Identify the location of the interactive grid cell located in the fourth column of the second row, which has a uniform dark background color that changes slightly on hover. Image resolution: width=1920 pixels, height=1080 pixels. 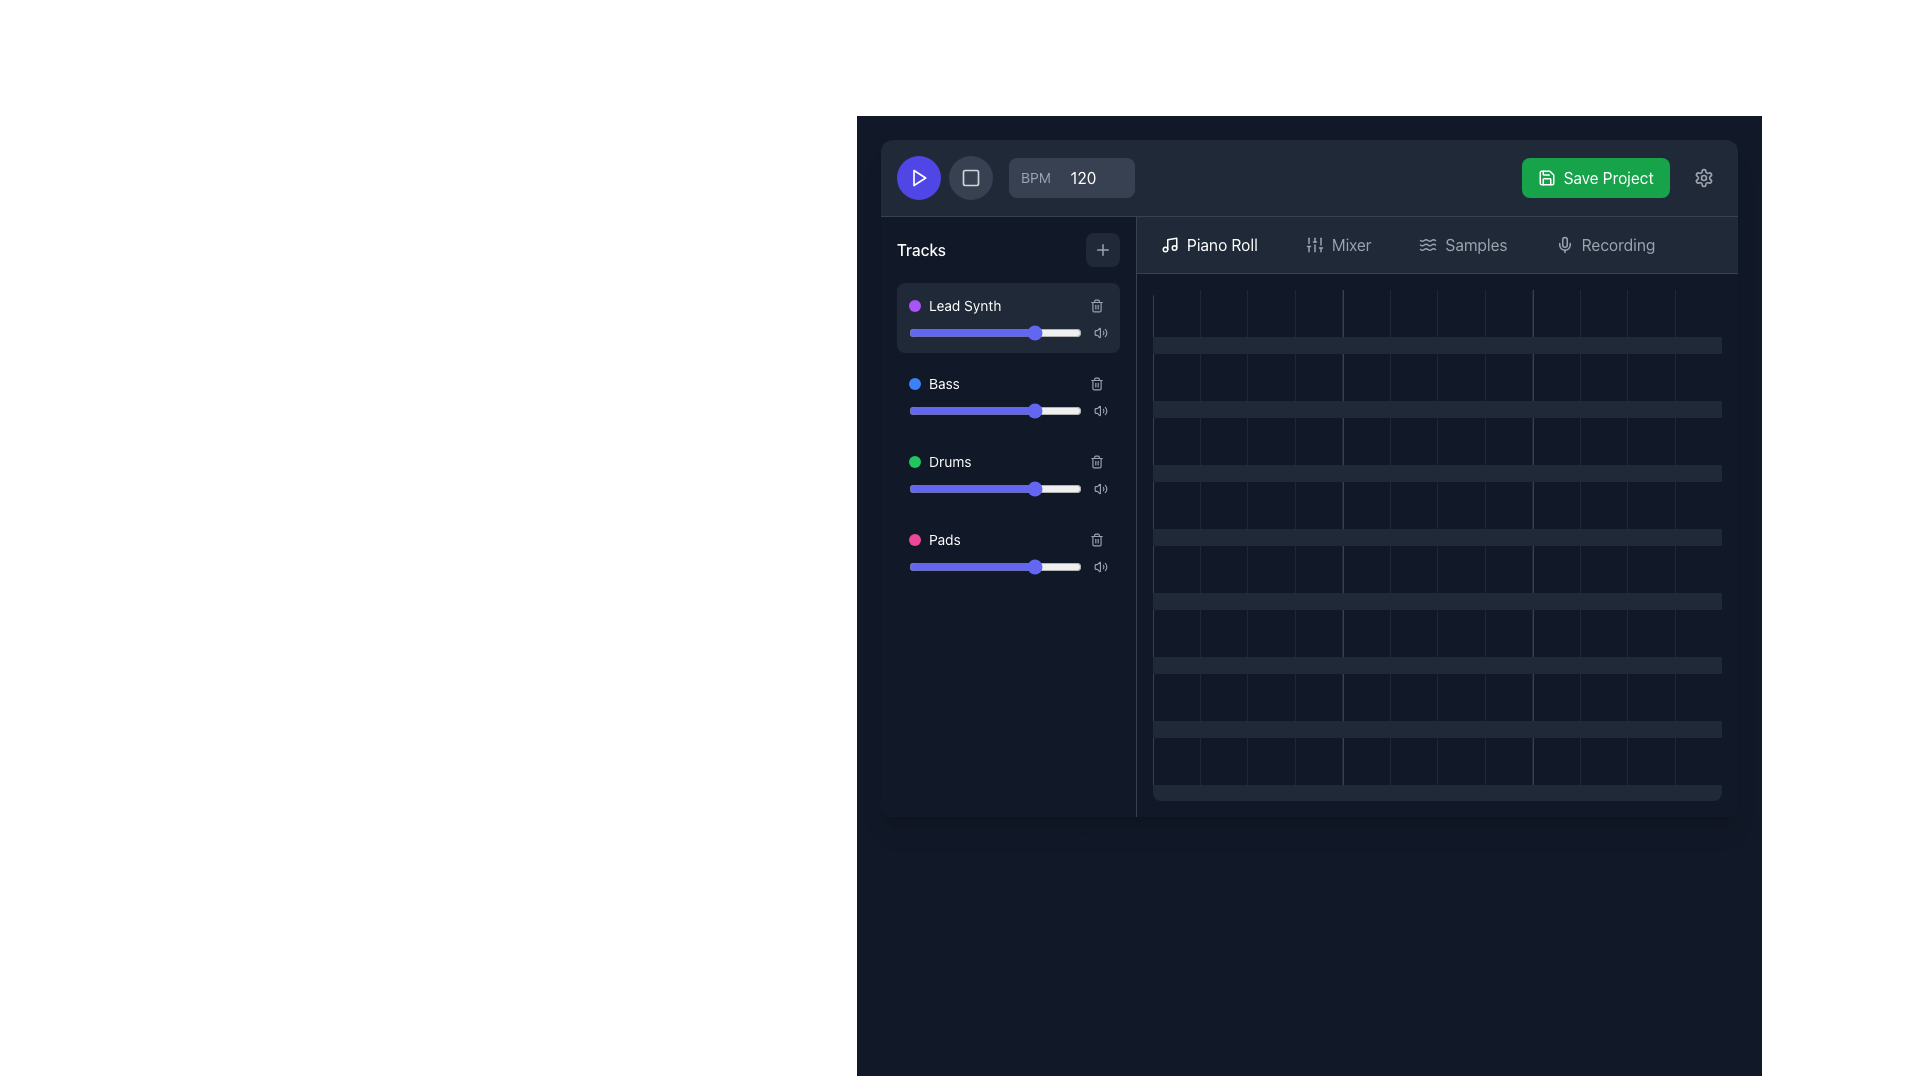
(1318, 377).